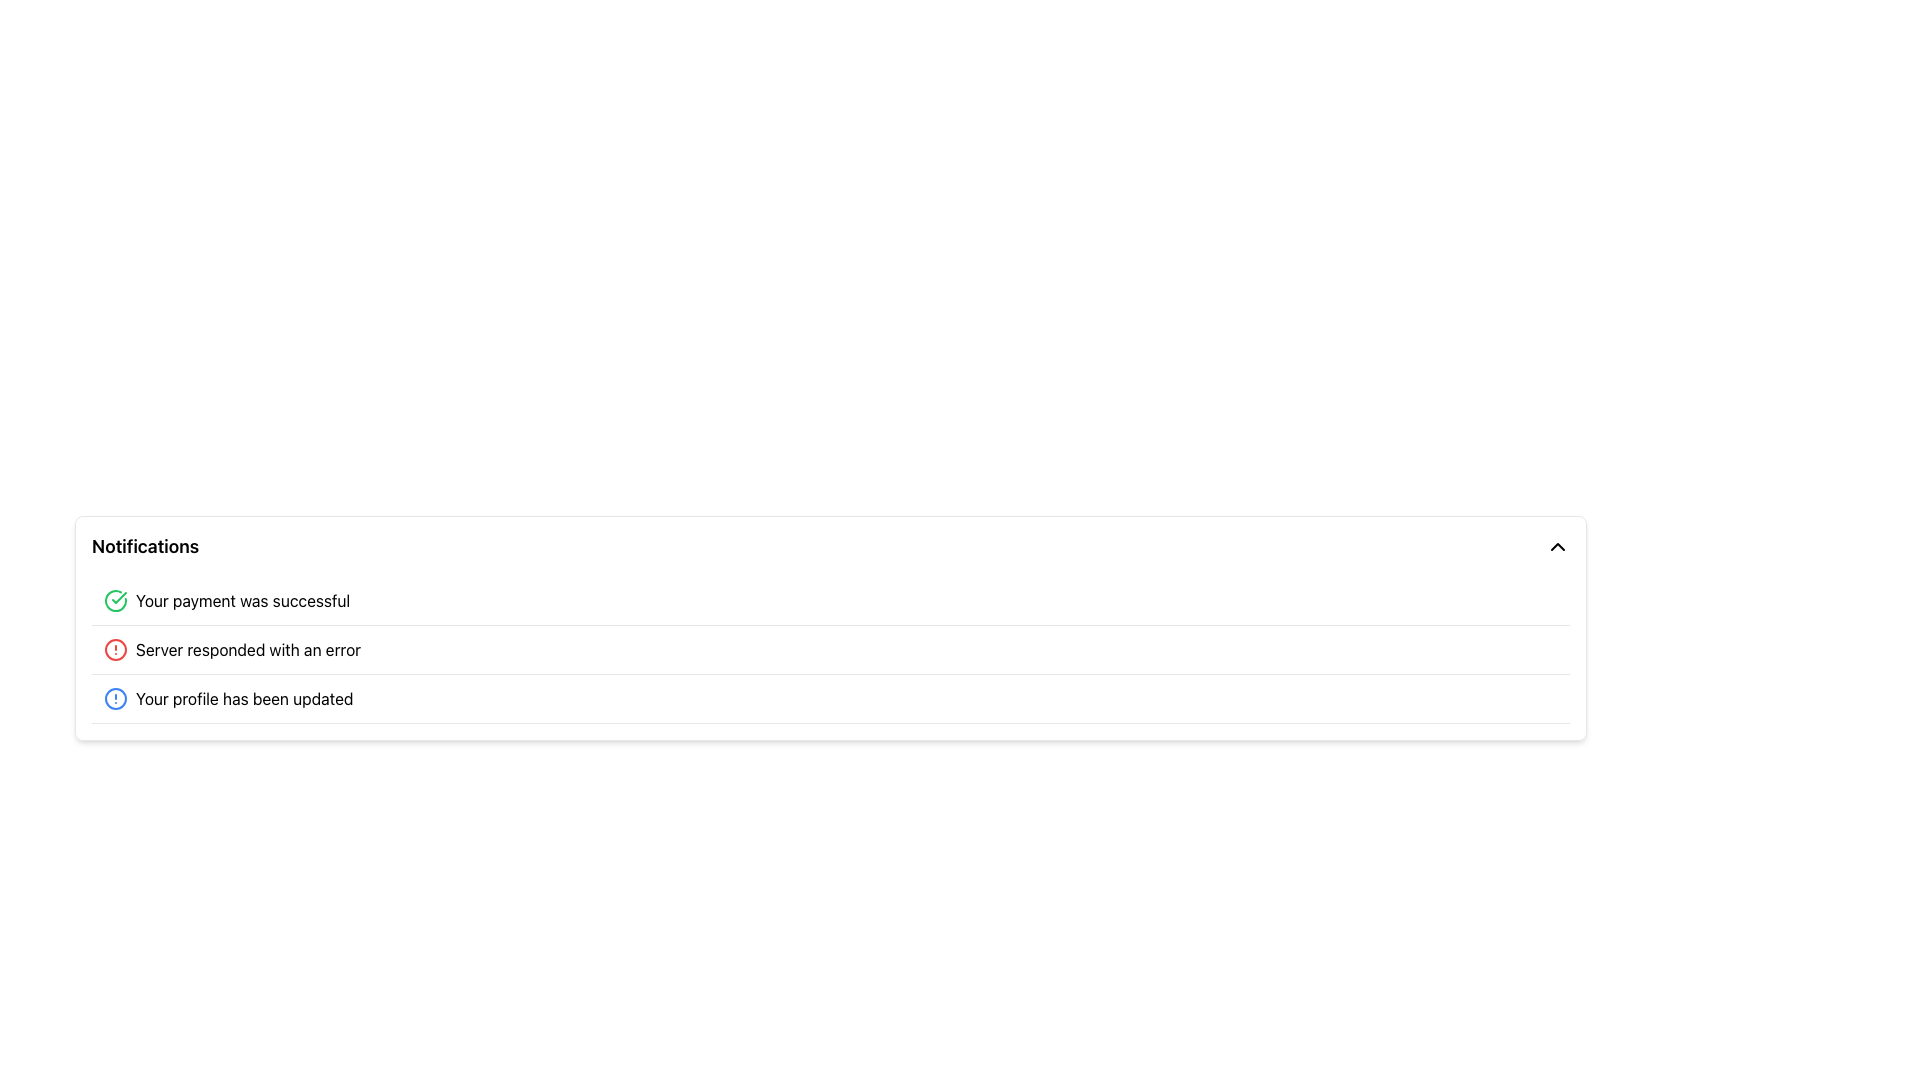 This screenshot has height=1080, width=1920. I want to click on the checkmark icon, which is styled with a green stroke and located in the first row of the notification list next to the success message 'Your payment was successful', so click(118, 596).